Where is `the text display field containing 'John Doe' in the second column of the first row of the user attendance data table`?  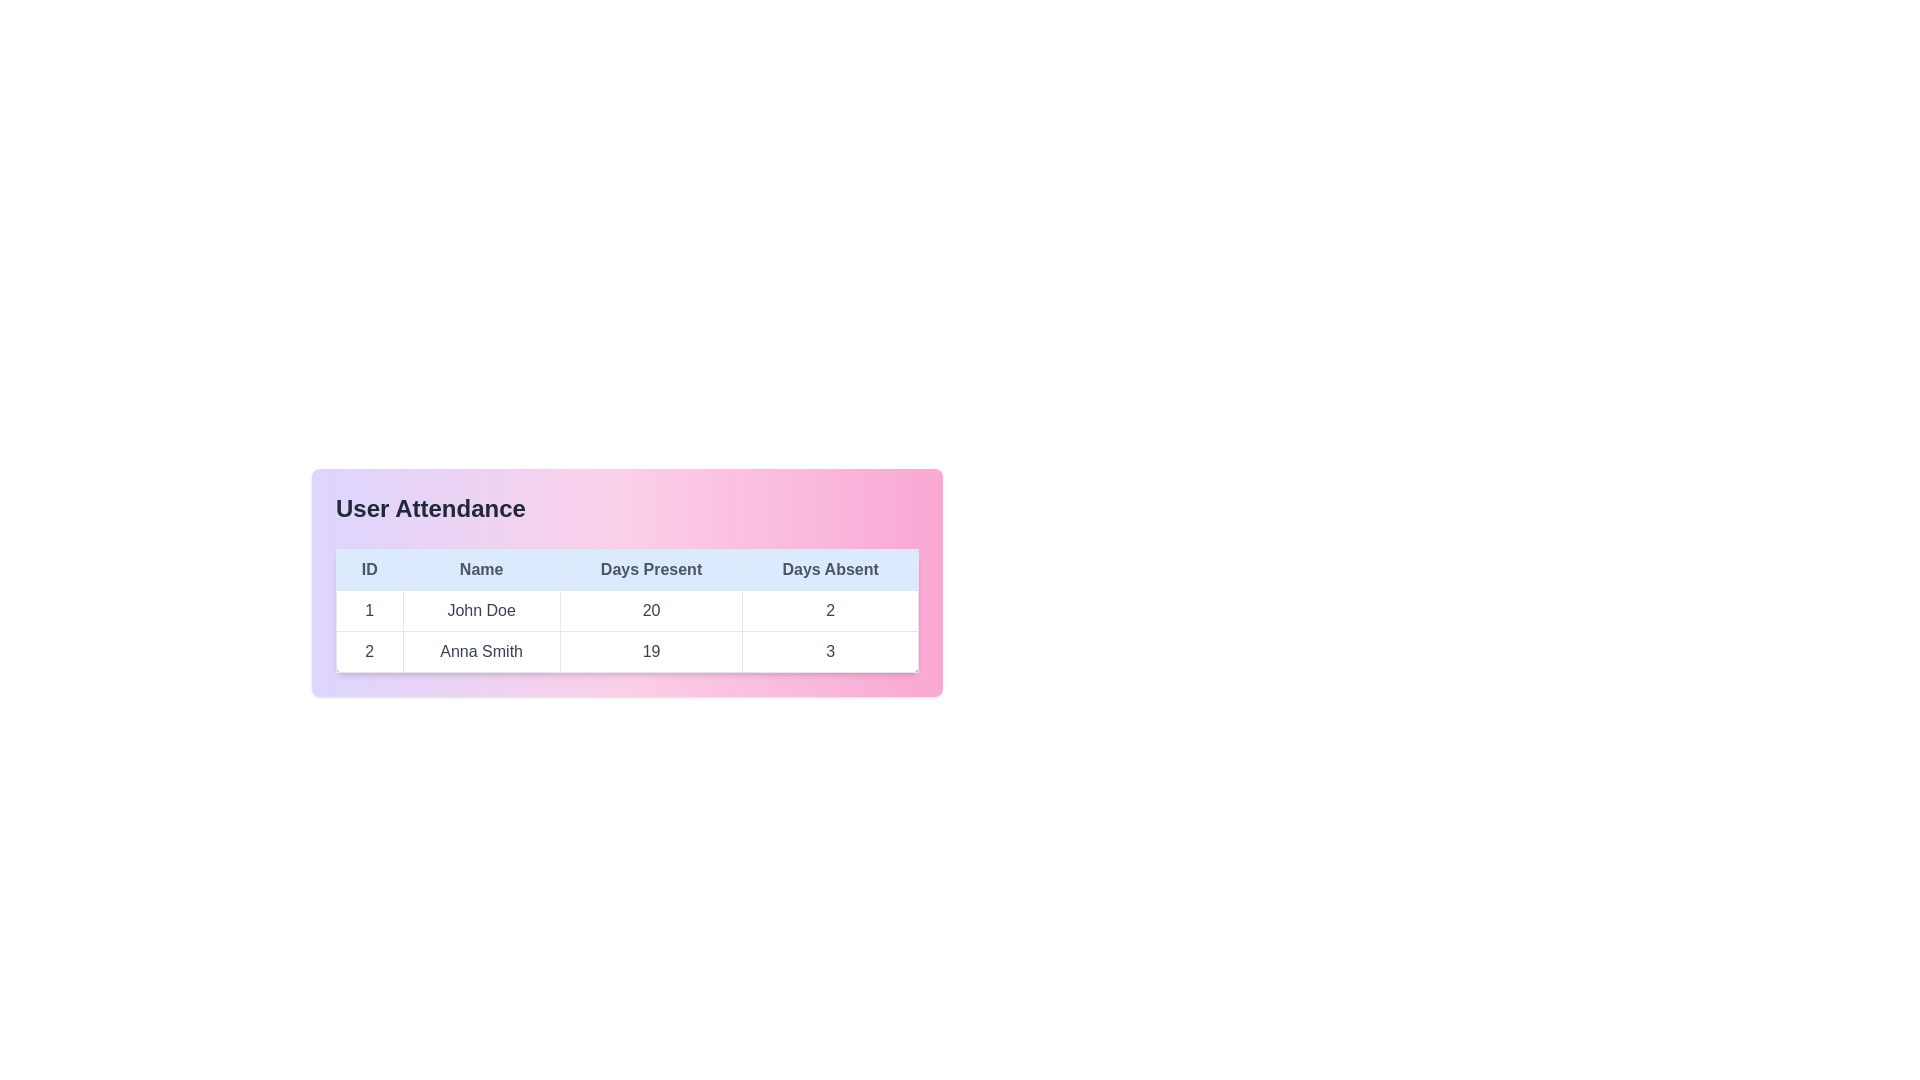 the text display field containing 'John Doe' in the second column of the first row of the user attendance data table is located at coordinates (481, 609).